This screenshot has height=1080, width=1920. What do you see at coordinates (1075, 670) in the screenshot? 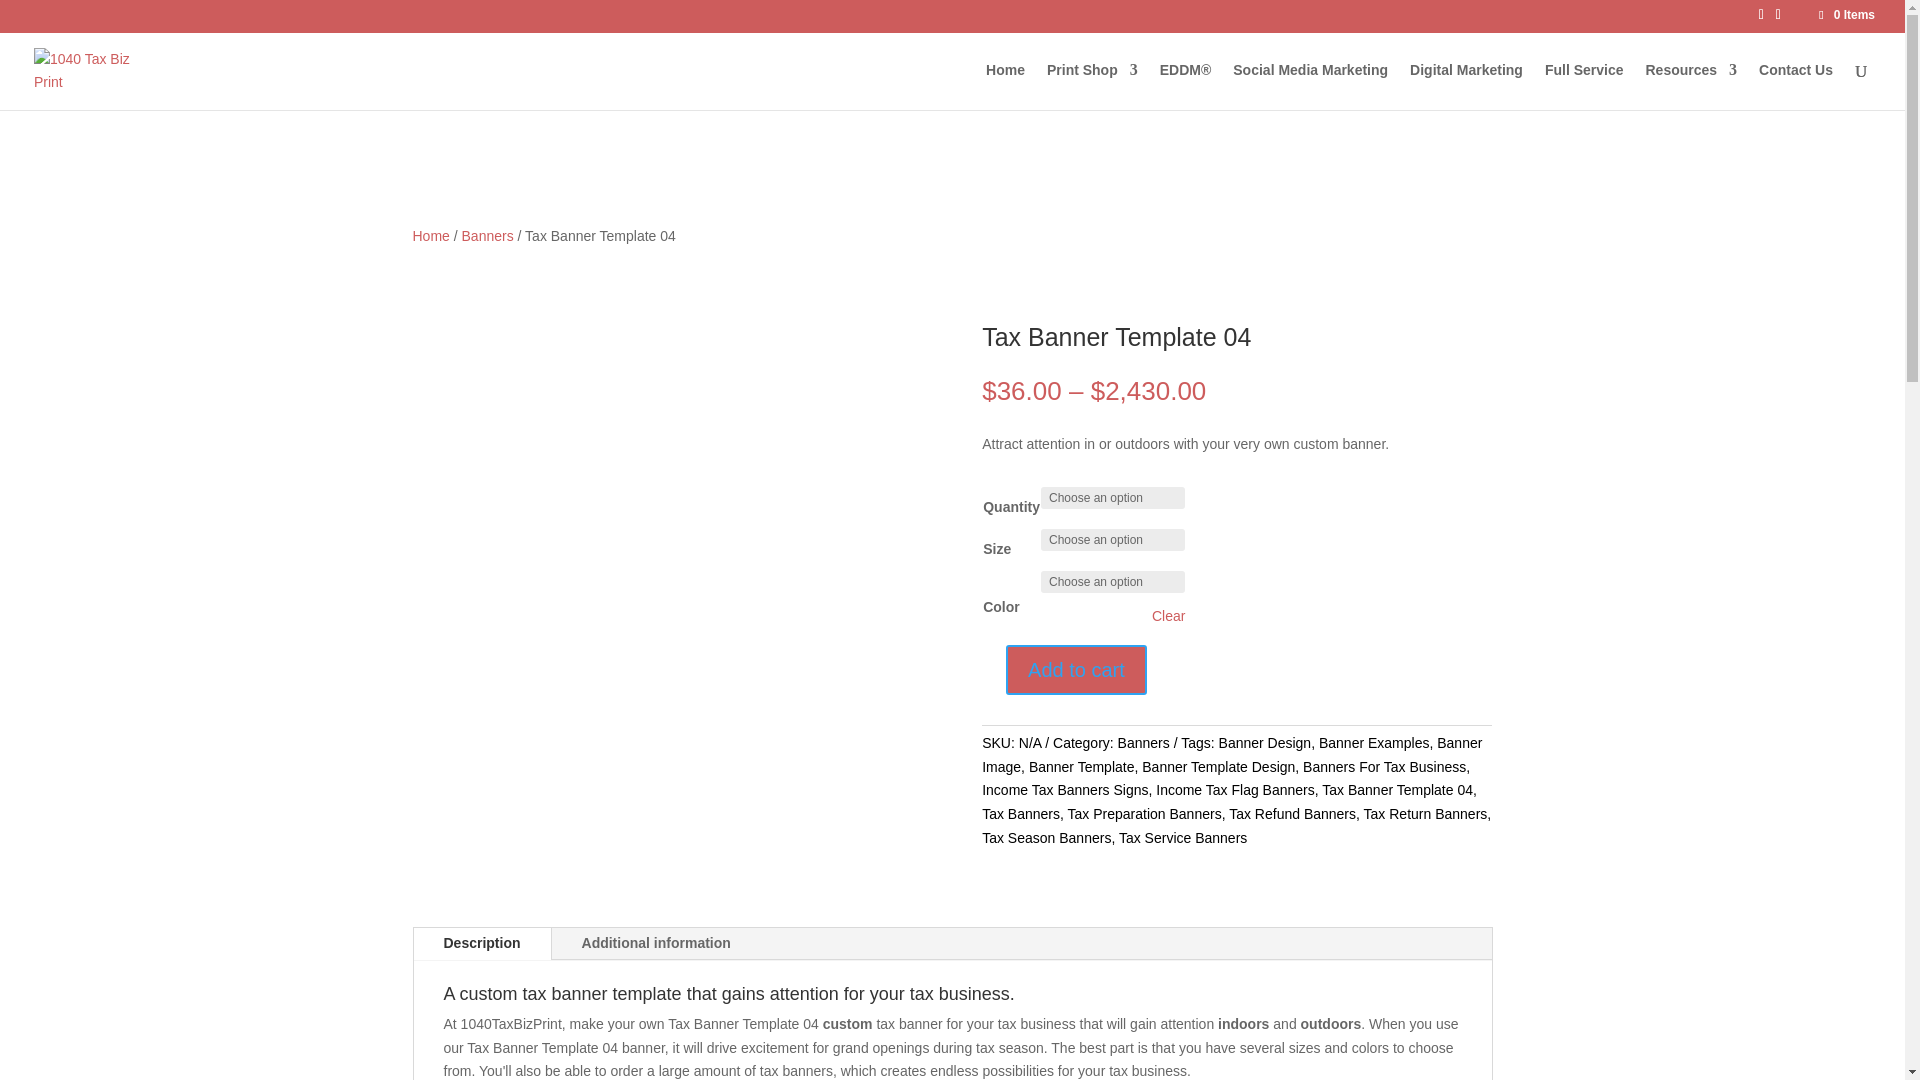
I see `'Add to cart'` at bounding box center [1075, 670].